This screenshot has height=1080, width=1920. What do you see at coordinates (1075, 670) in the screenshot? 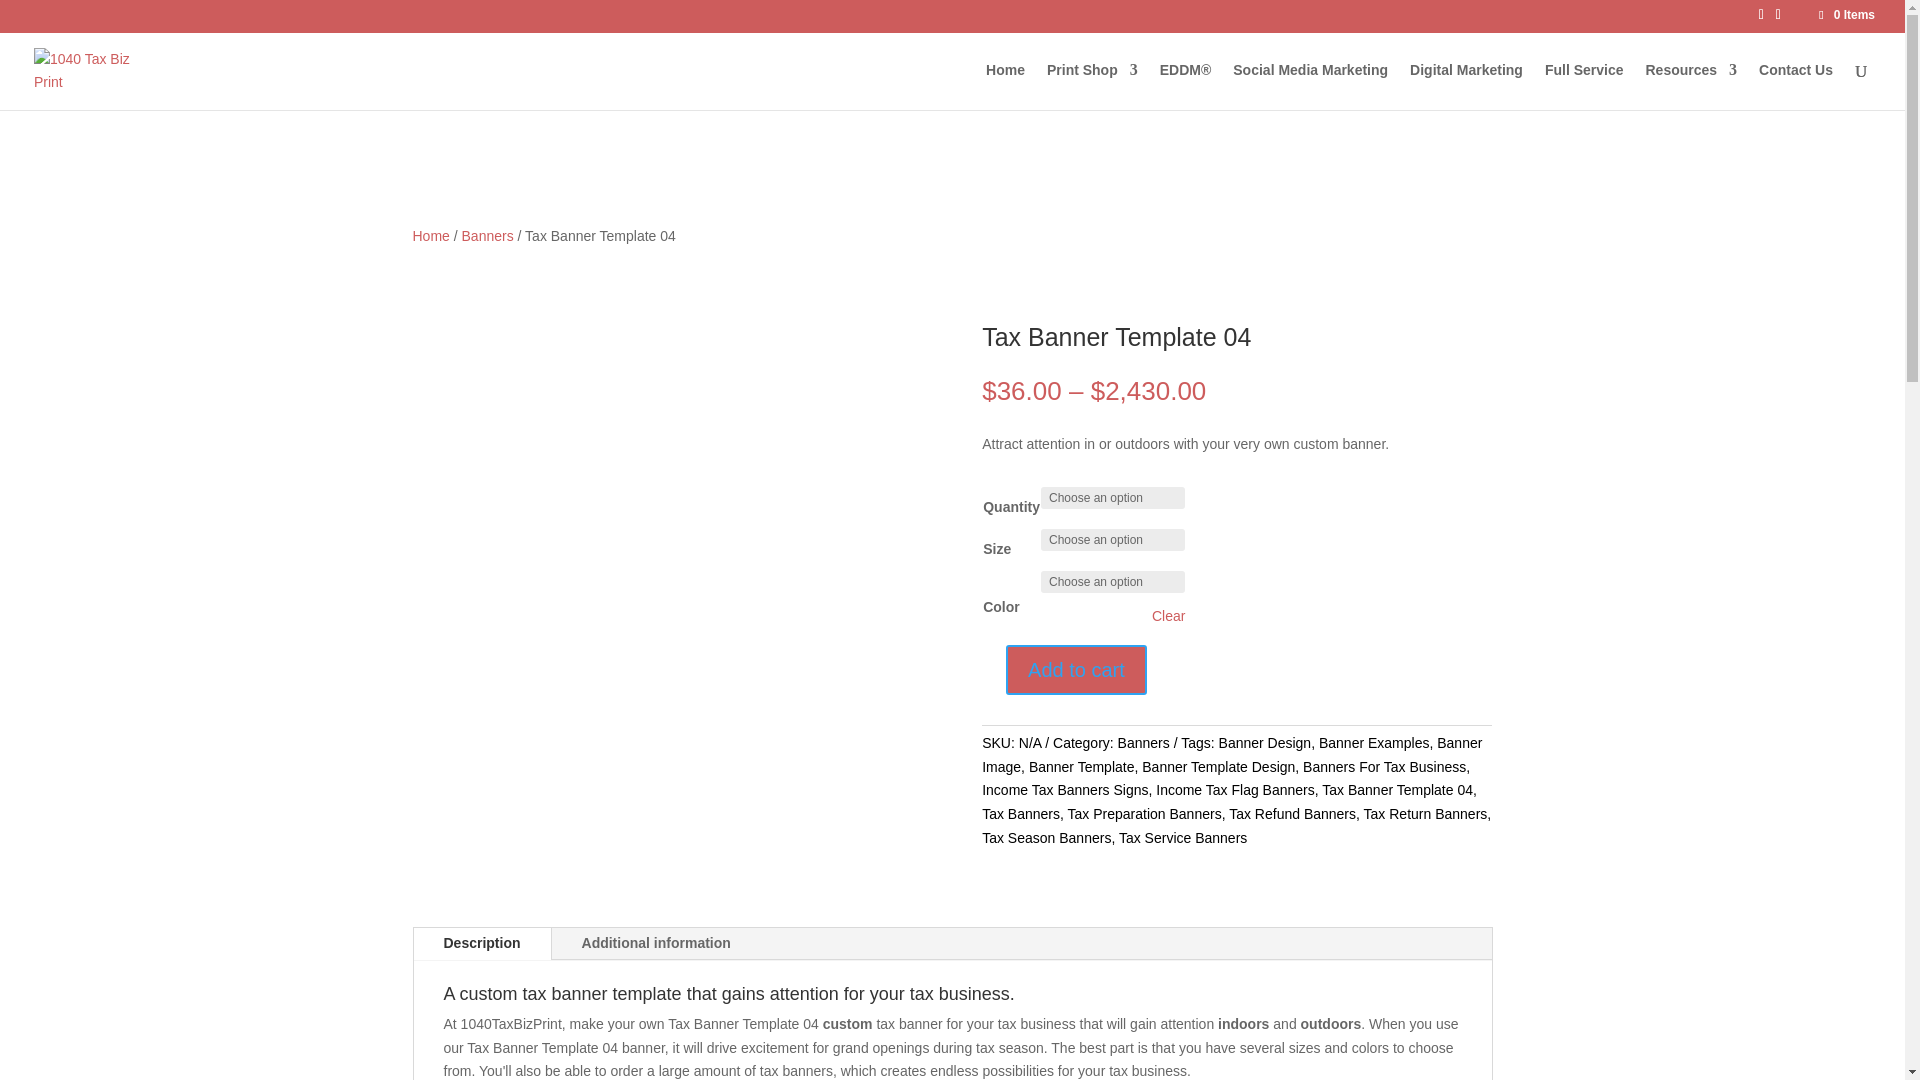
I see `'Add to cart'` at bounding box center [1075, 670].